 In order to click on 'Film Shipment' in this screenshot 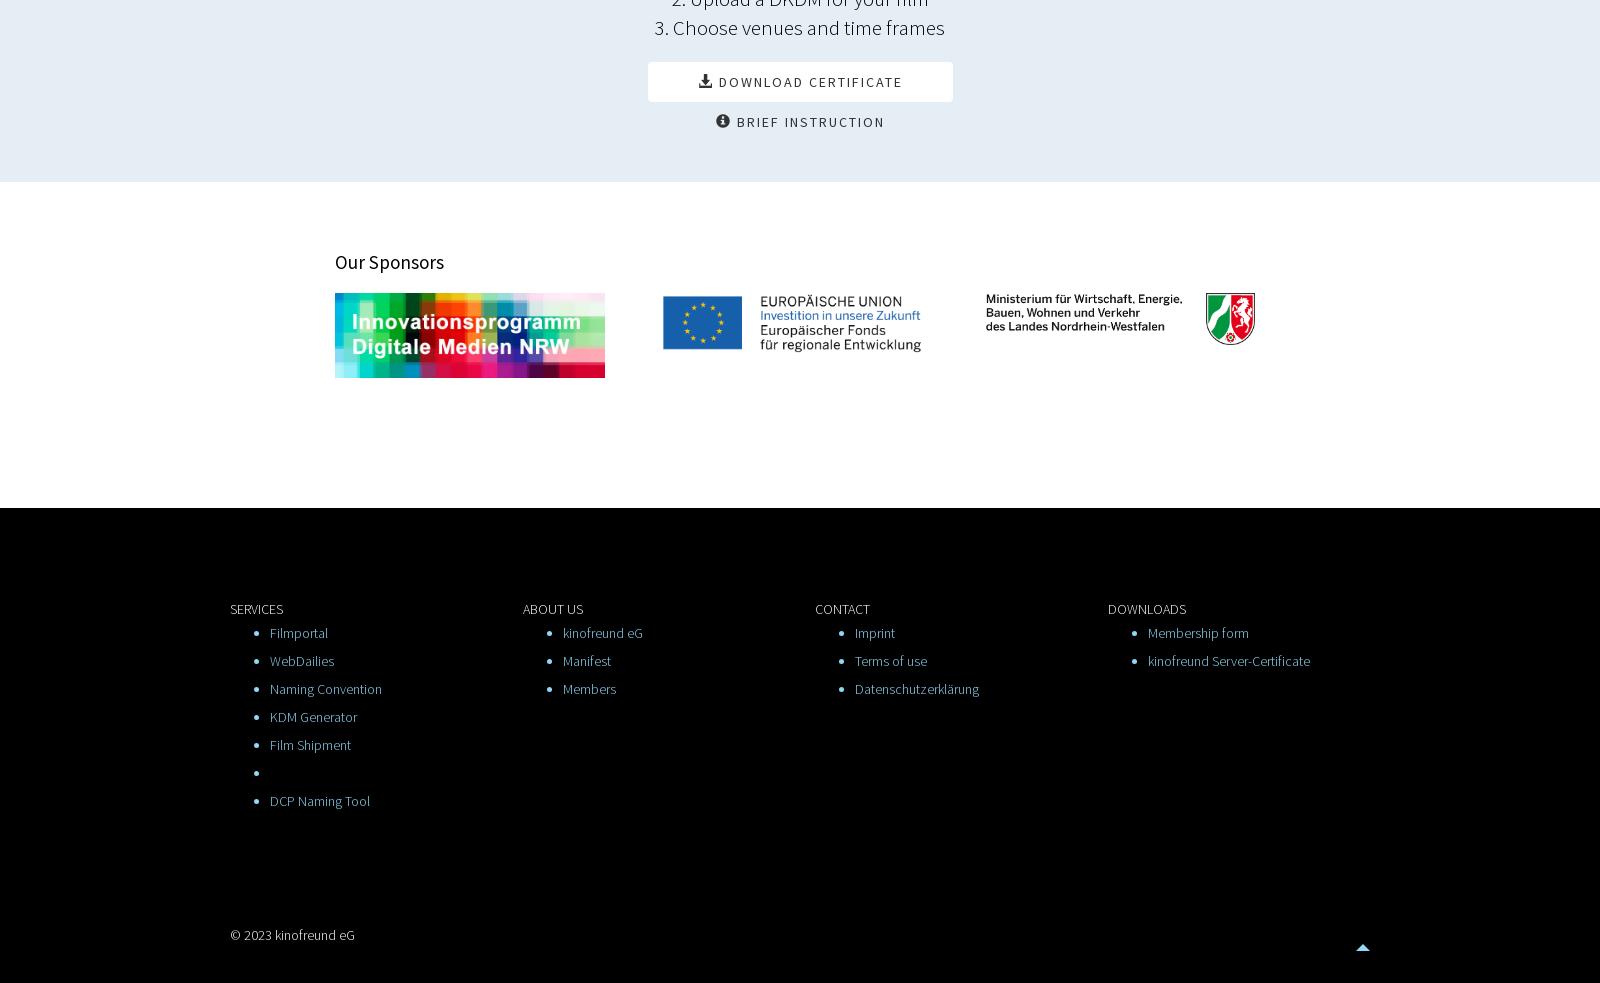, I will do `click(310, 744)`.